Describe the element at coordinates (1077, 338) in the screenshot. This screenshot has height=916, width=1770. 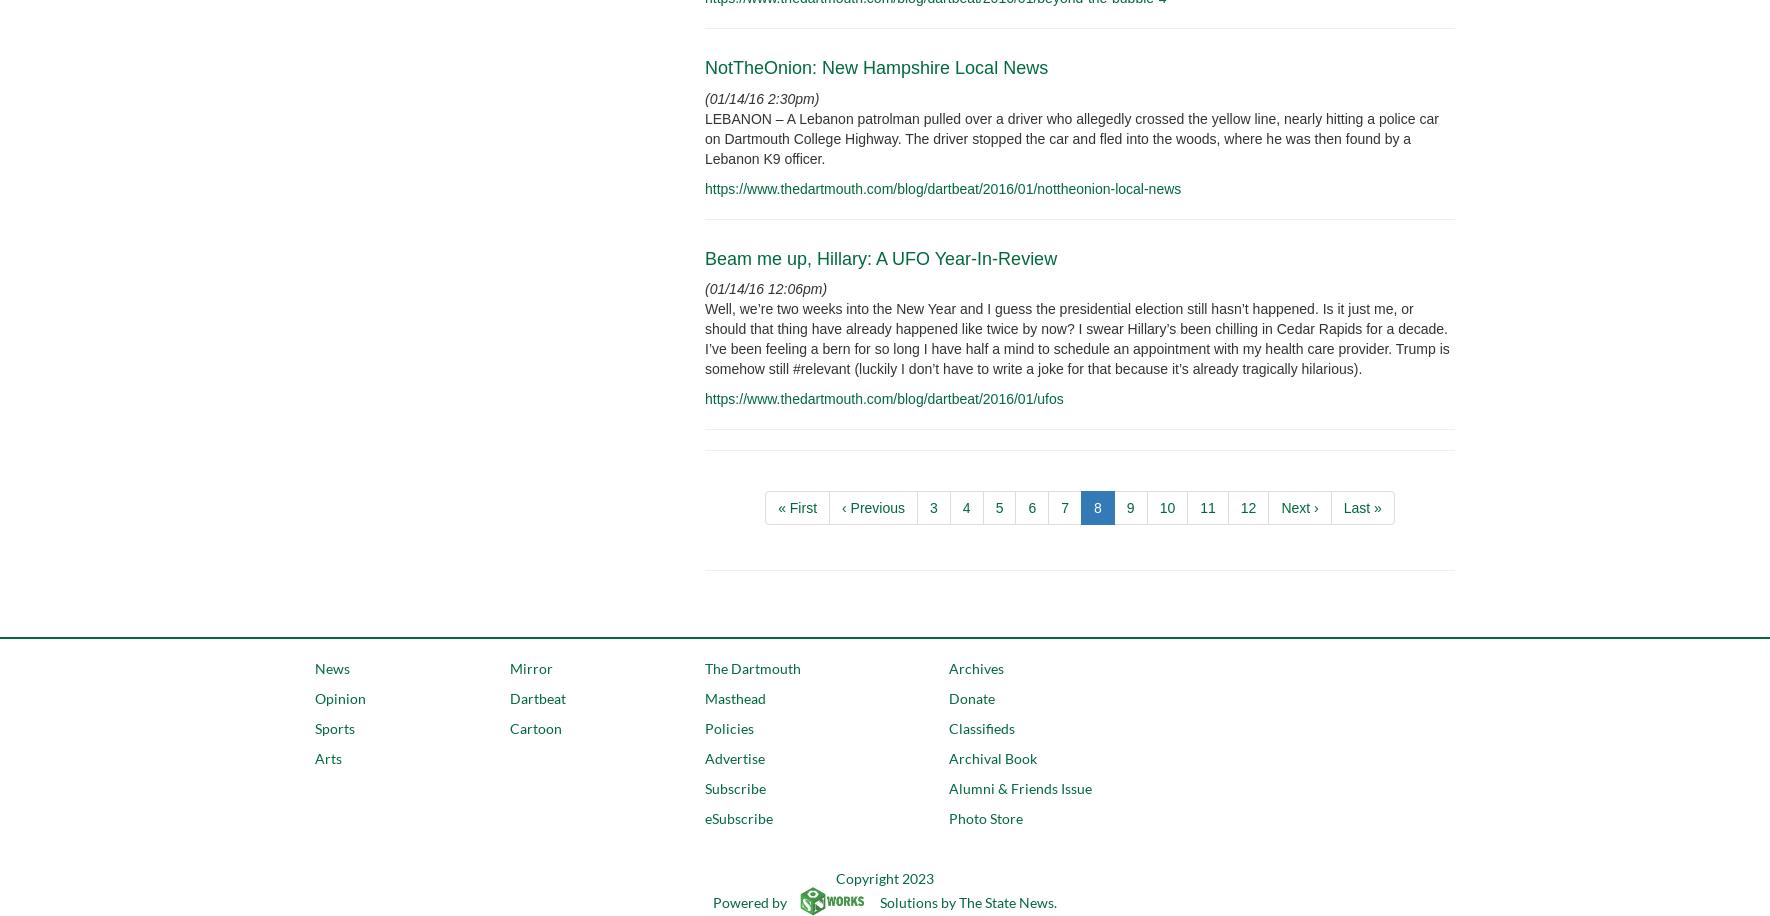
I see `'Well, we’re two weeks into the New Year and I guess the presidential election still hasn’t happened. Is it just me, or should that thing have already happened like twice by now? I swear Hillary’s been chilling in Cedar Rapids for a decade. I’ve been feeling a bern for so long I have half a mind to schedule an appointment with my health care provider. Trump is somehow still #relevant (luckily I don’t have to write a joke for that because it’s already tragically hilarious).'` at that location.